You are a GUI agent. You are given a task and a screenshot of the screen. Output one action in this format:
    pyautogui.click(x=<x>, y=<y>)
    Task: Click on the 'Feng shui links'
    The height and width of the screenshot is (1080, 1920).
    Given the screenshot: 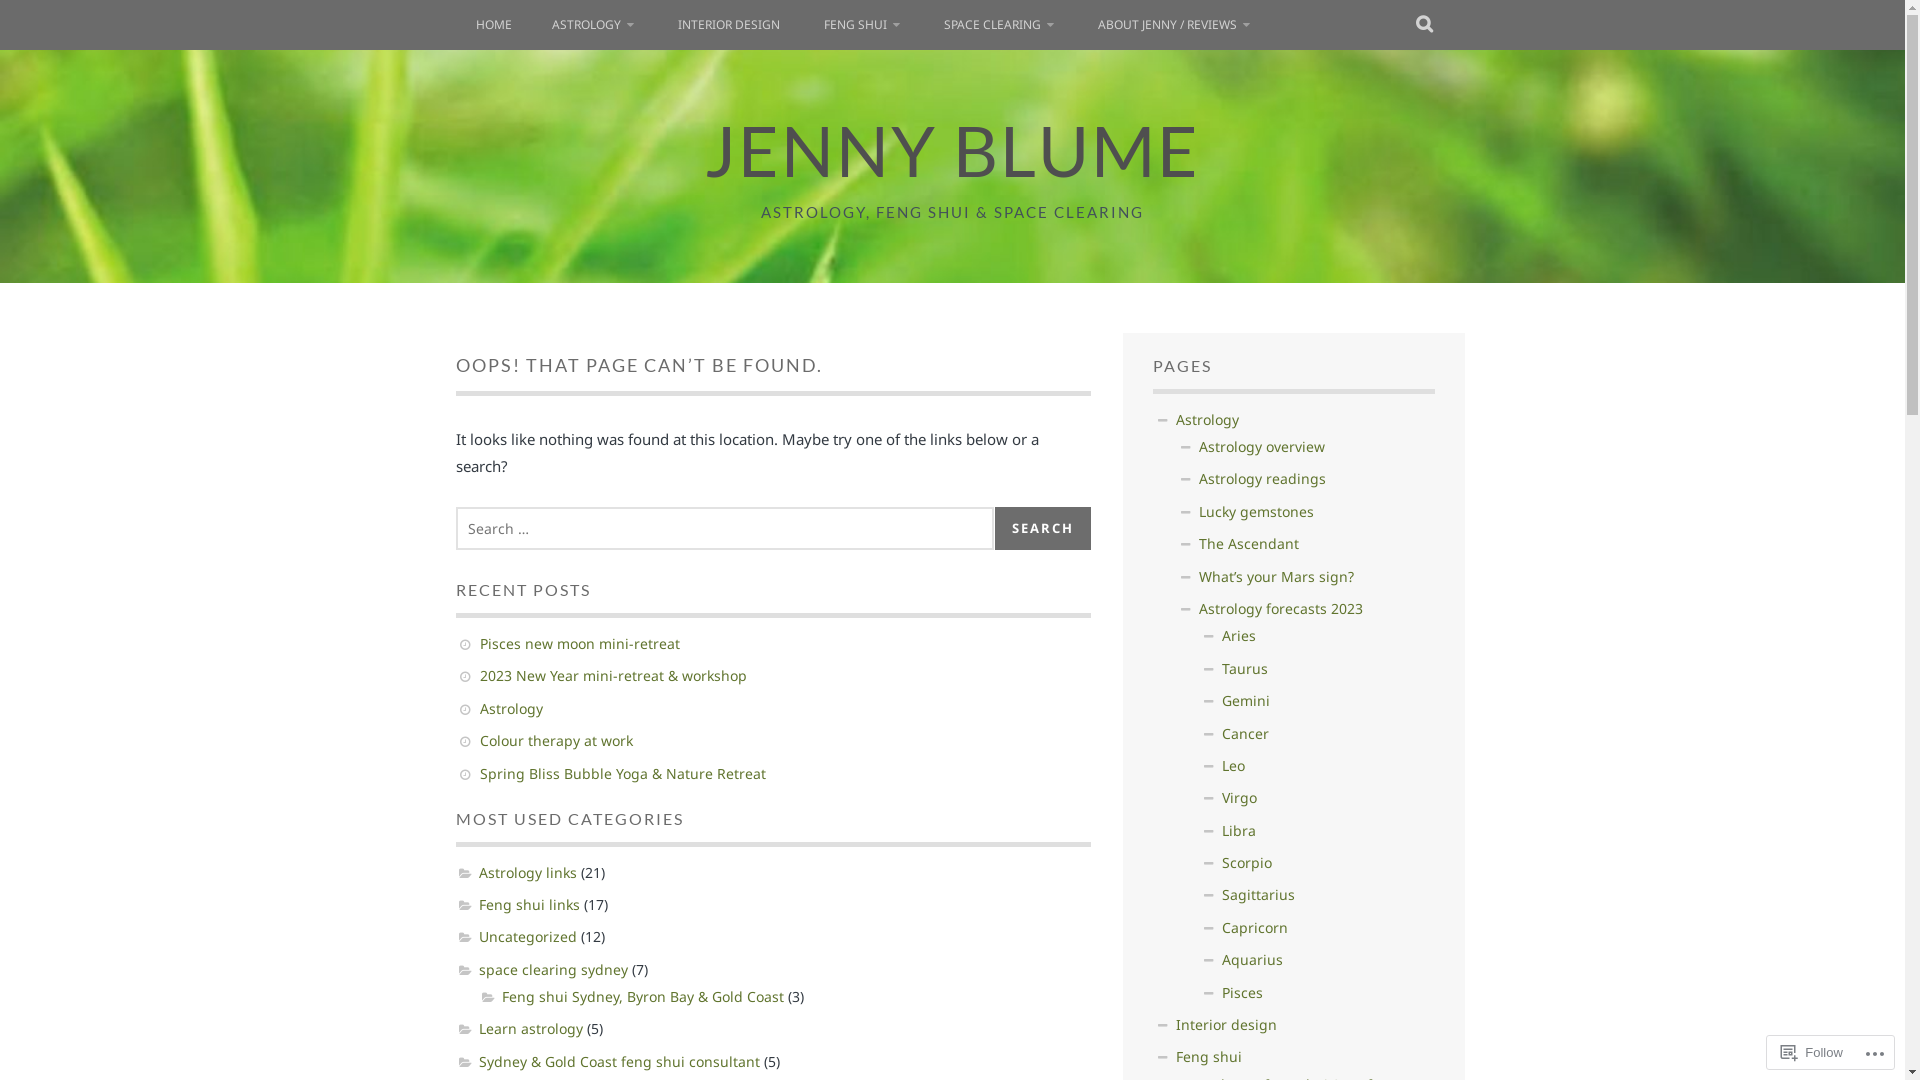 What is the action you would take?
    pyautogui.click(x=528, y=904)
    